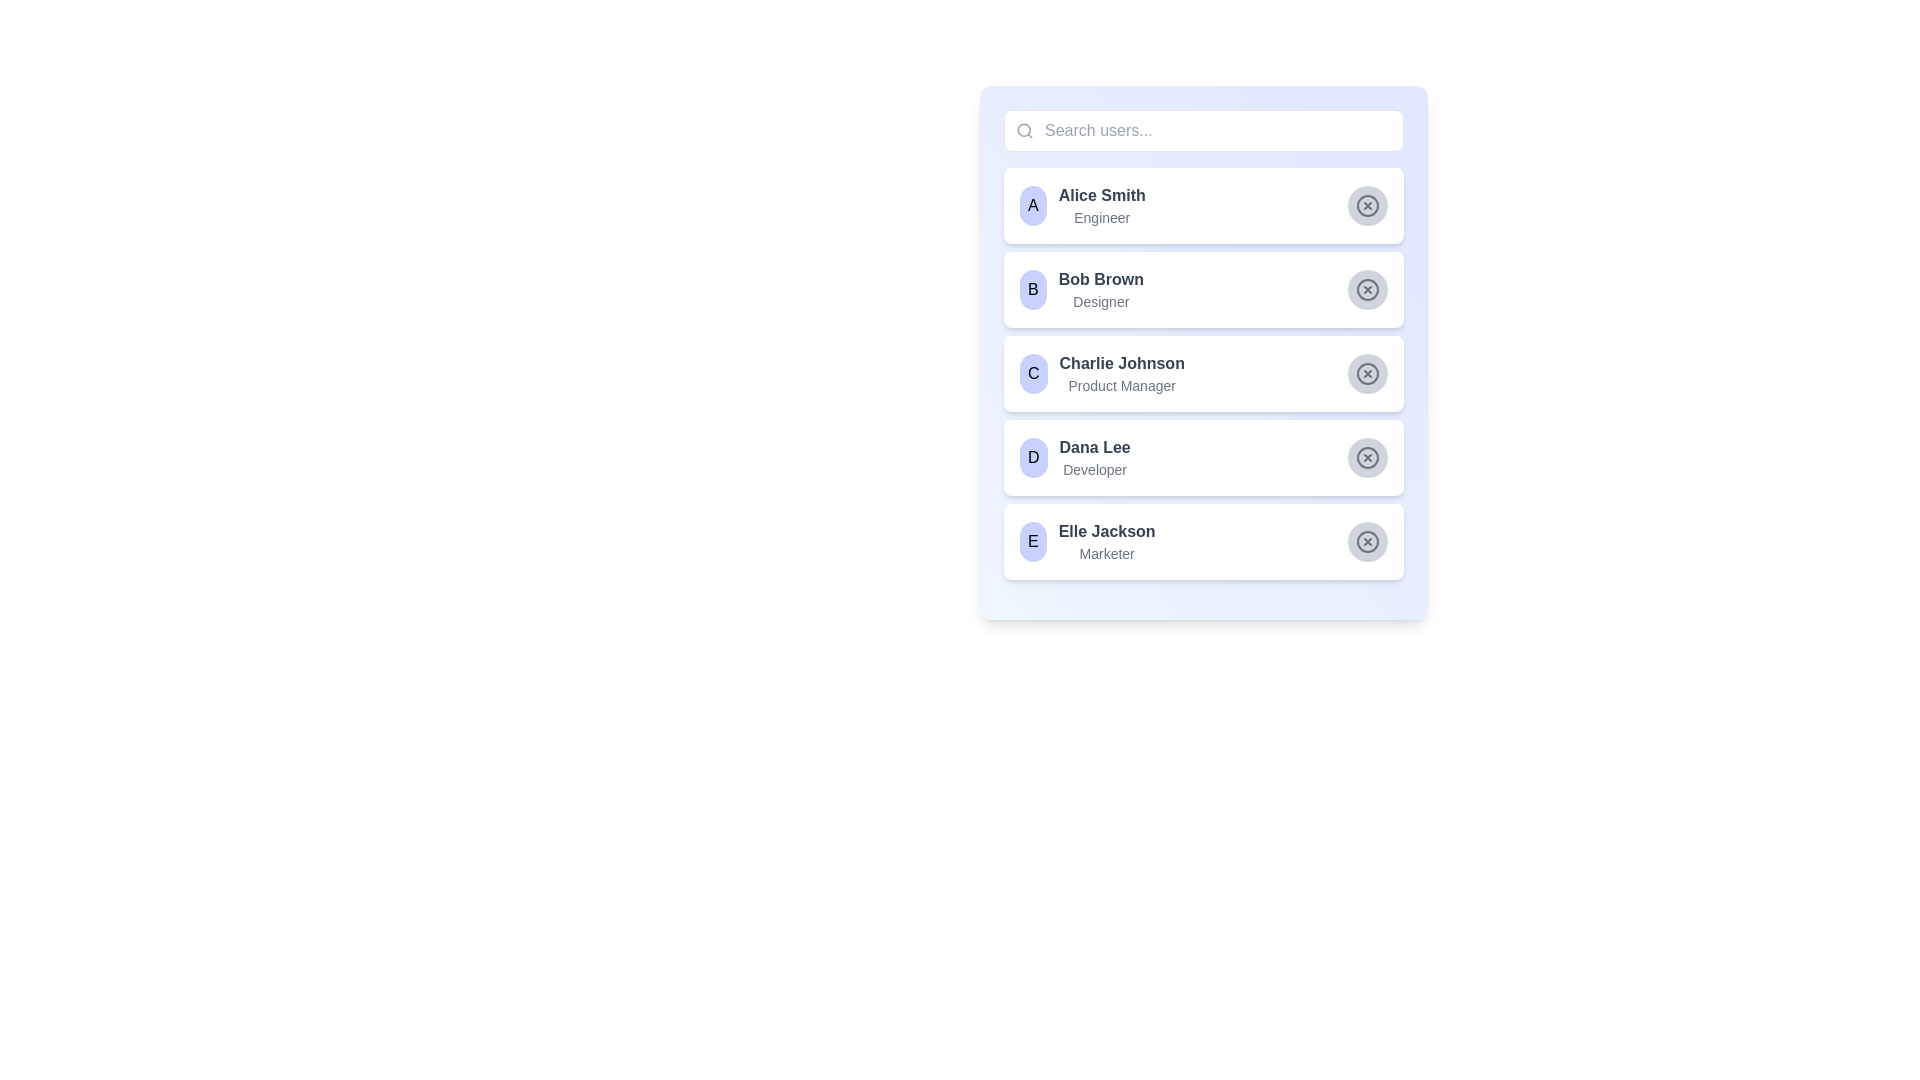  Describe the element at coordinates (1033, 458) in the screenshot. I see `the circular Avatar/Badge representing Dana Lee, which is positioned between the identifier badge and the text` at that location.